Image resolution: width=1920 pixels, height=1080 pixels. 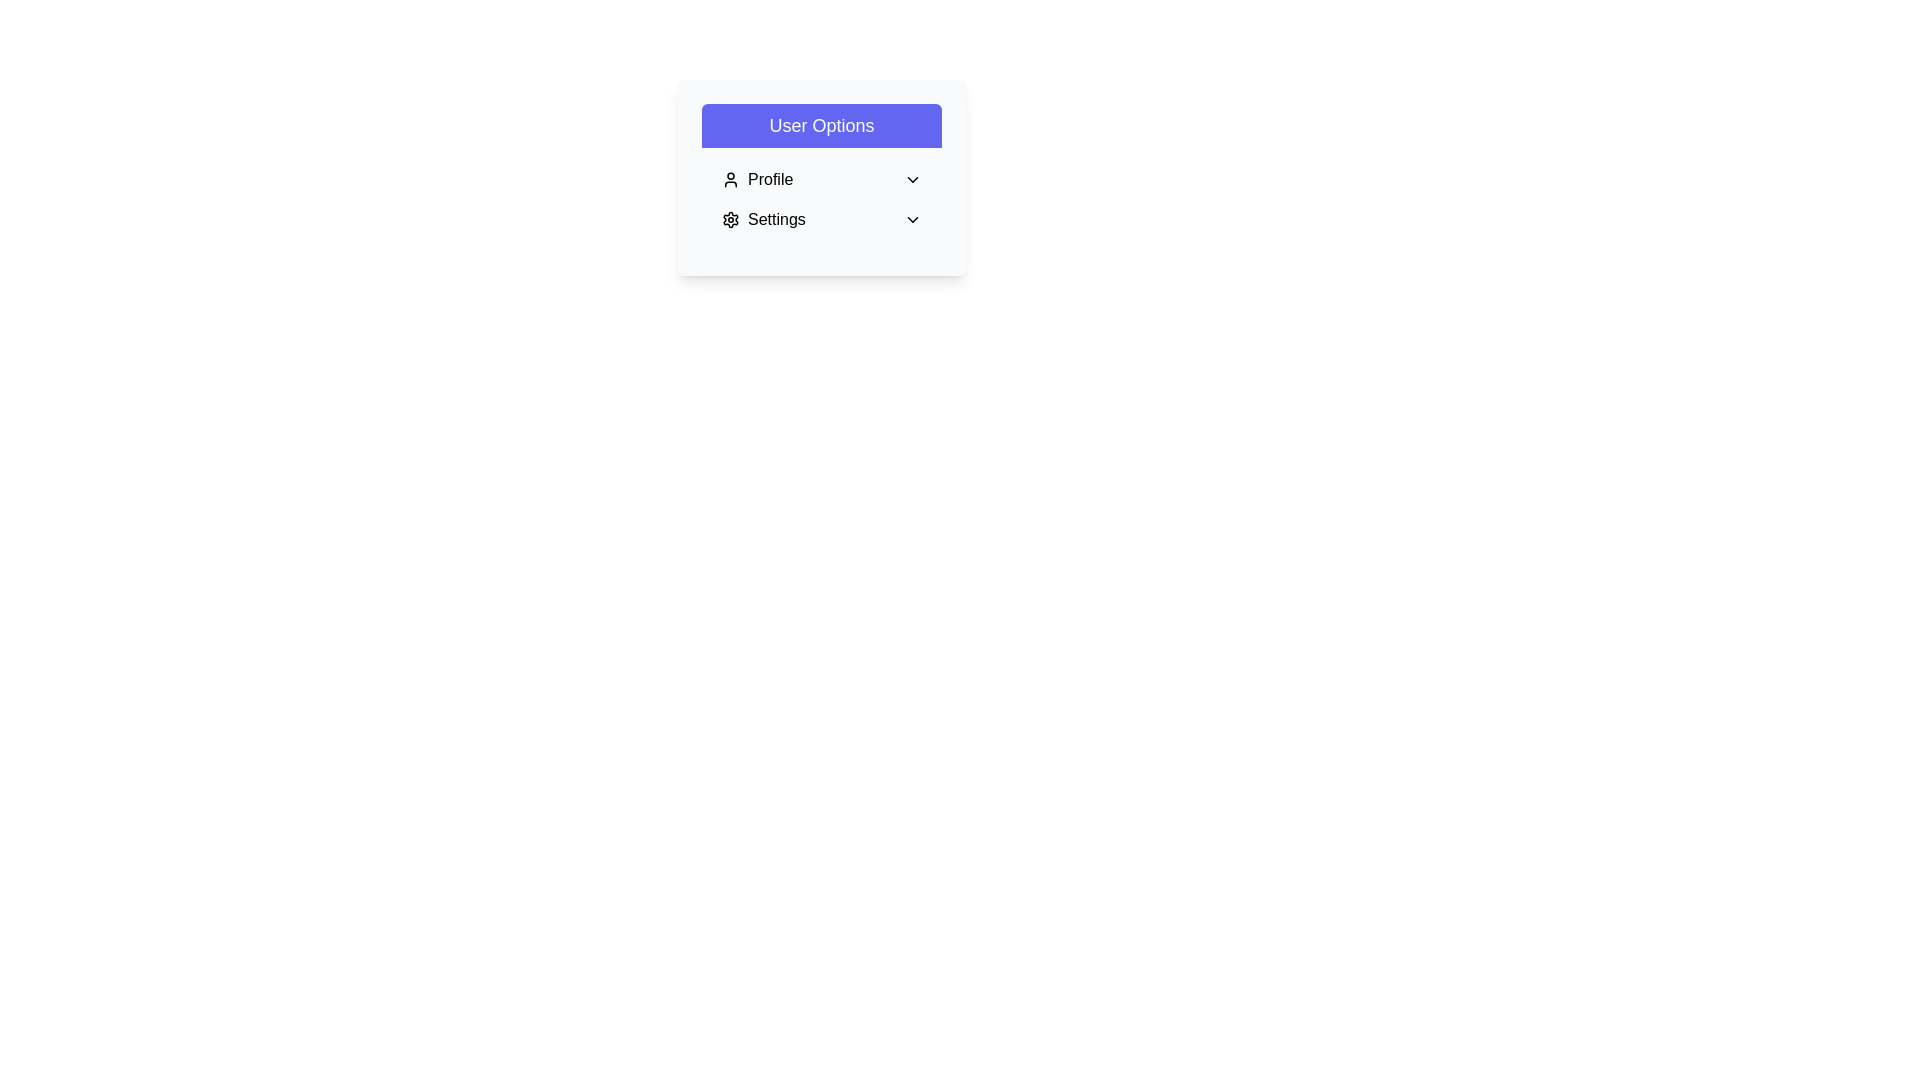 I want to click on the chevron icon located at the far right of the 'Settings' row in the dropdown menu, so click(x=911, y=219).